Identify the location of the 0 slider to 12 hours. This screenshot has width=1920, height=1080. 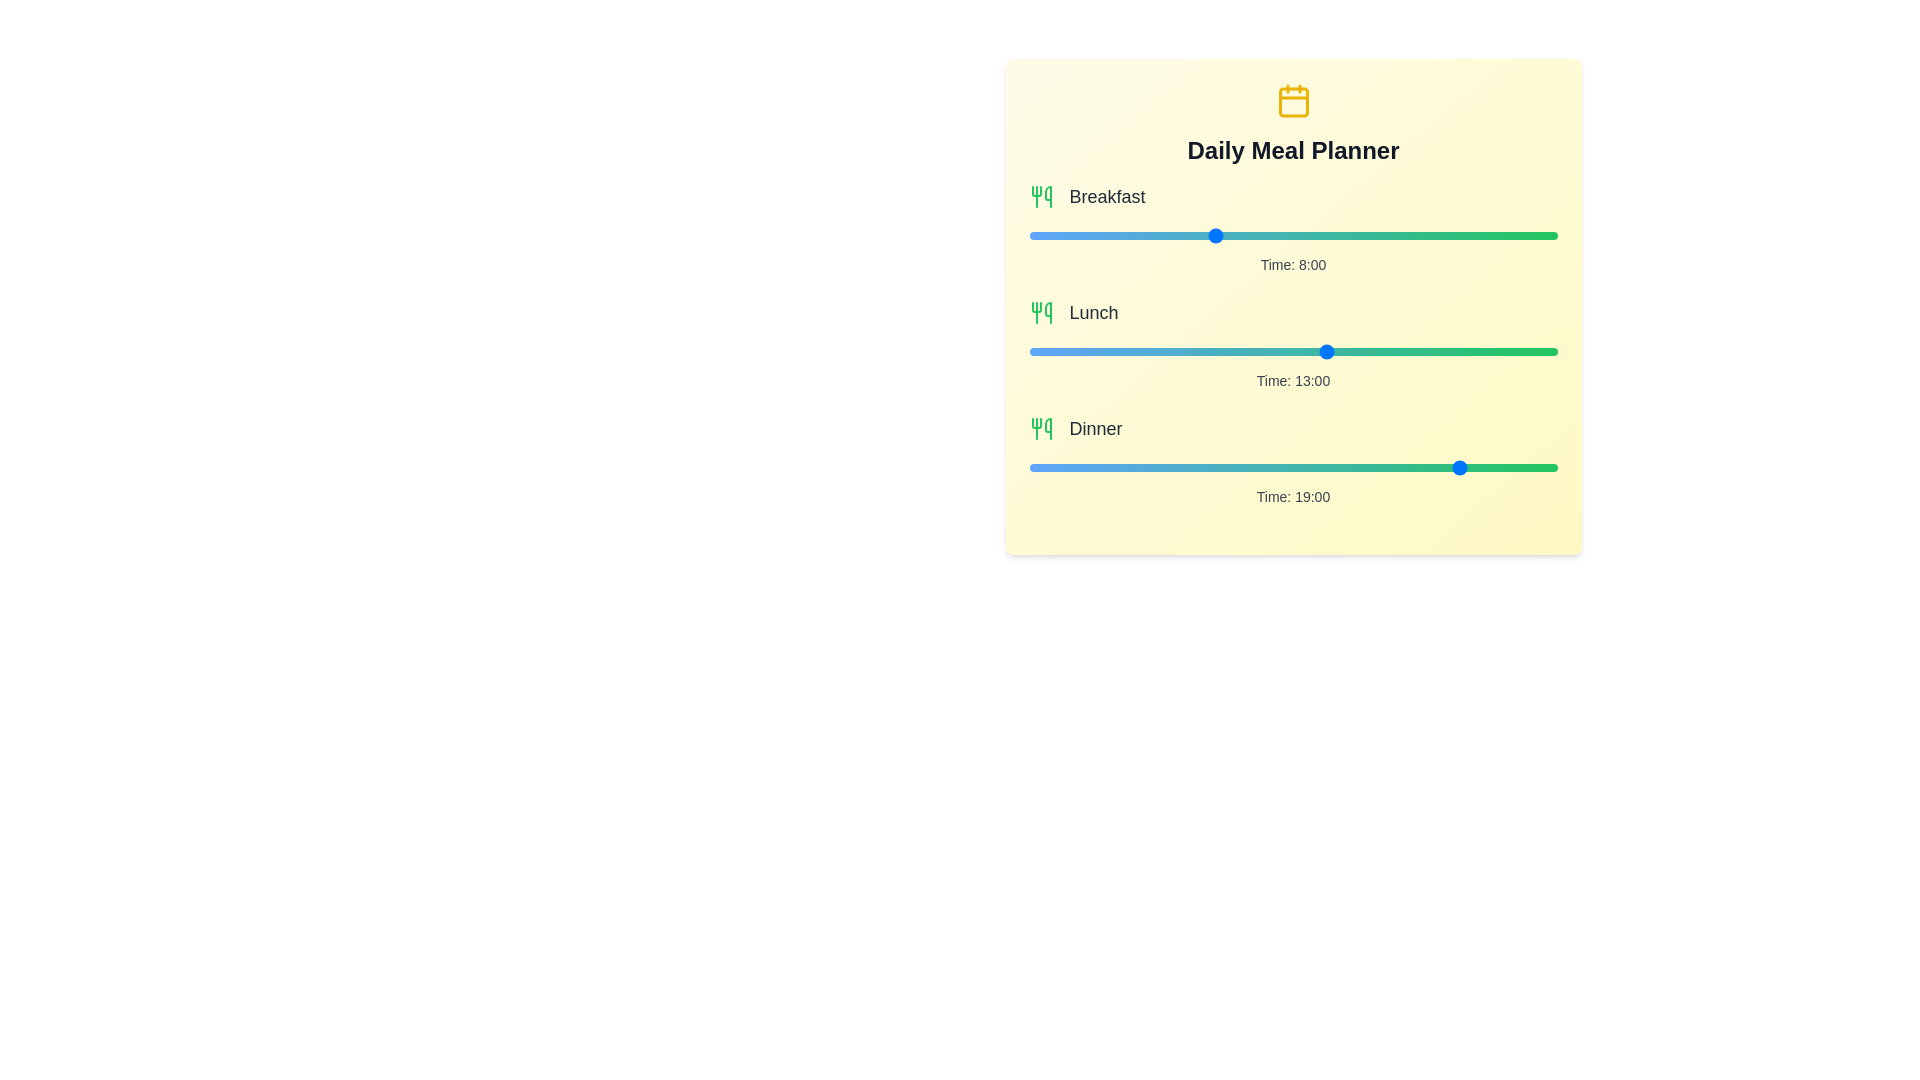
(1568, 234).